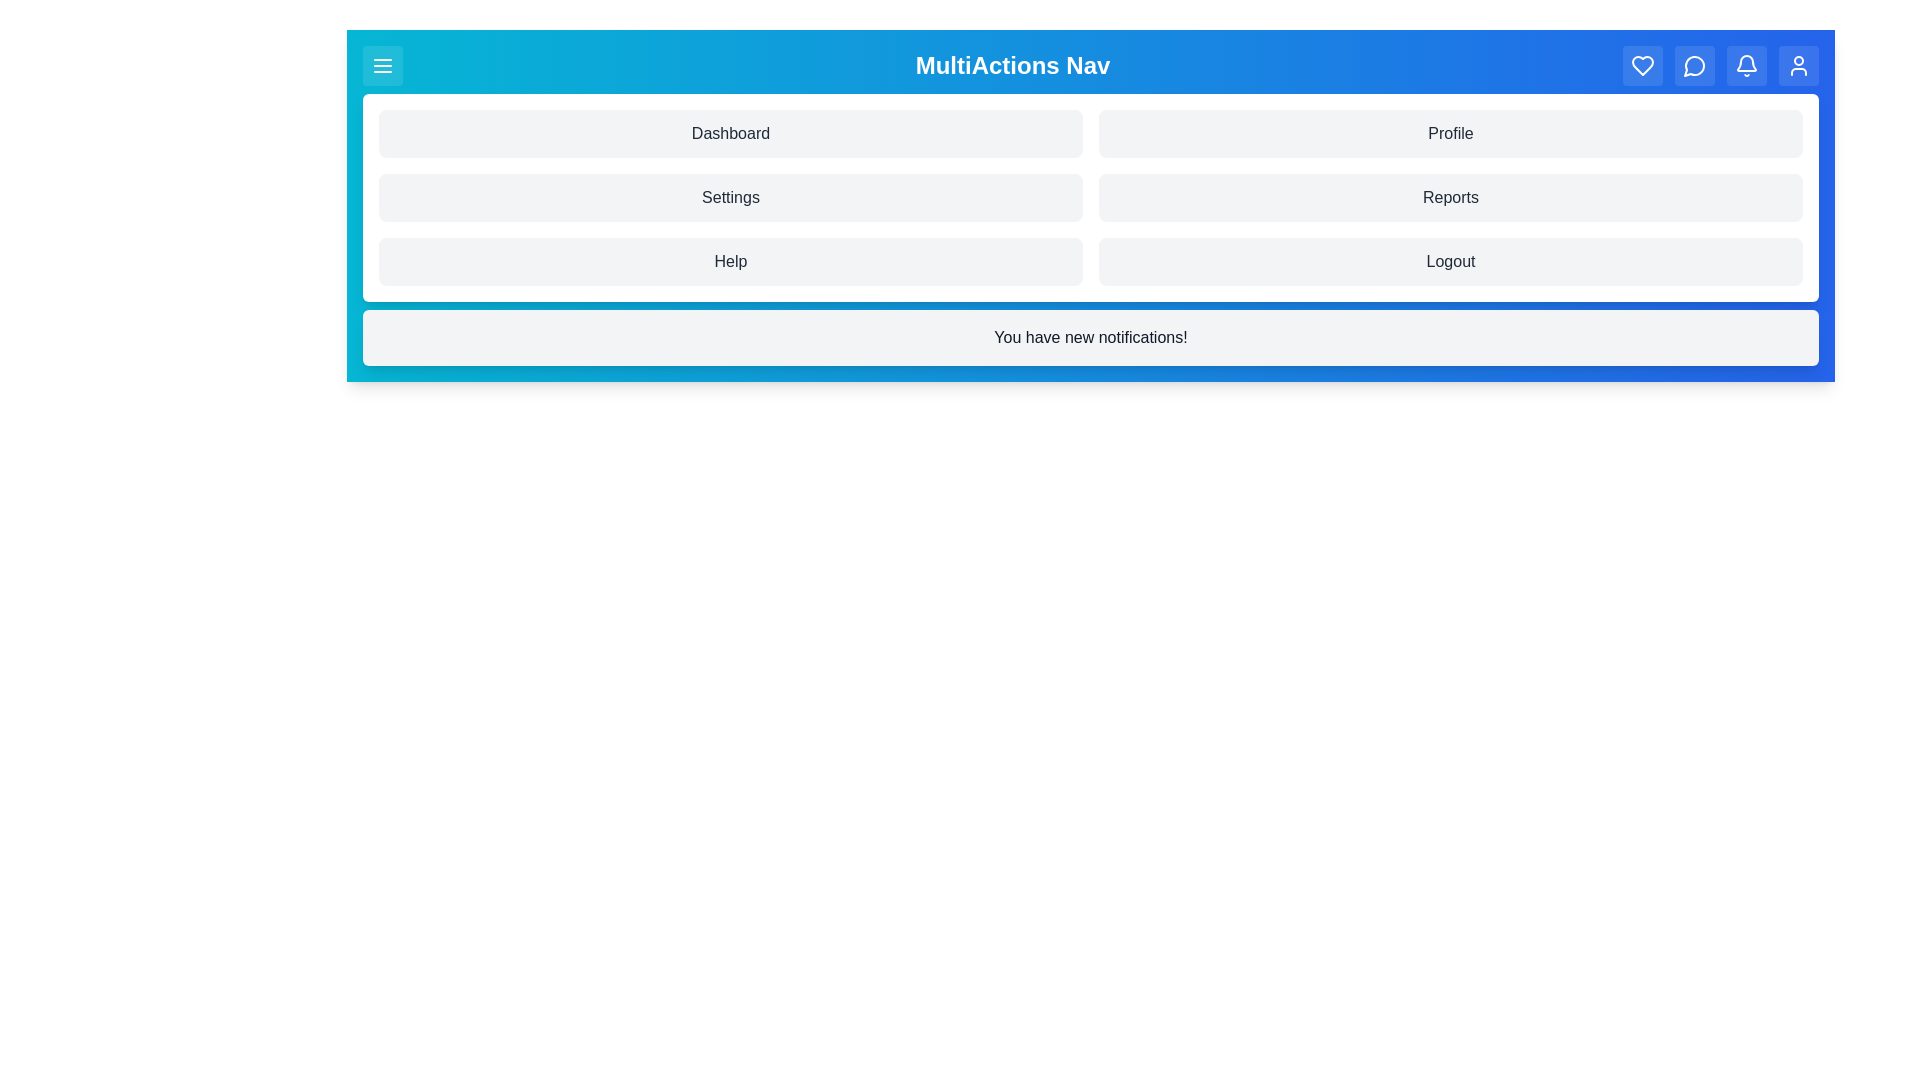 Image resolution: width=1920 pixels, height=1080 pixels. I want to click on the menu button to toggle the menu visibility, so click(383, 64).